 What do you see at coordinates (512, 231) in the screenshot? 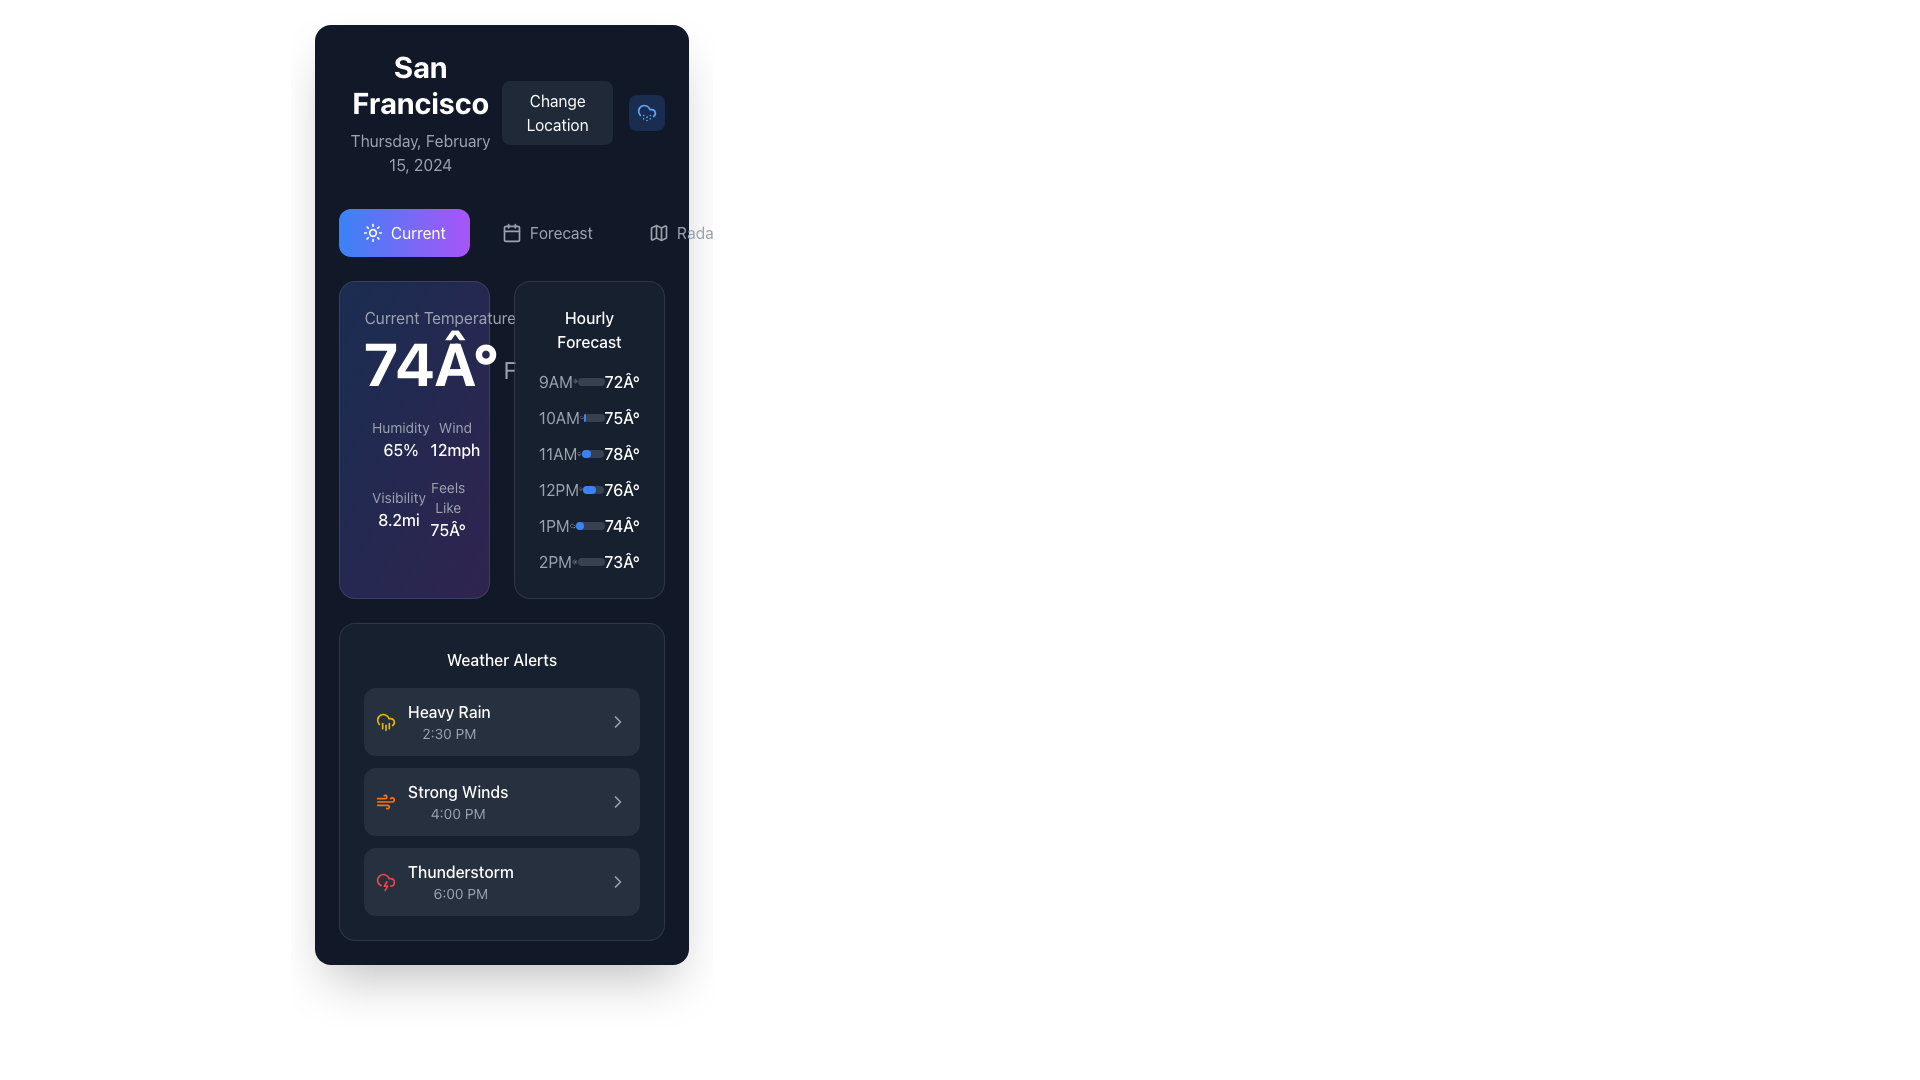
I see `the graphical element within the calendar icon, which is centered horizontally and located in the top section of the interface, situated to the right of the 'Current' and 'Forecast' tabs` at bounding box center [512, 231].